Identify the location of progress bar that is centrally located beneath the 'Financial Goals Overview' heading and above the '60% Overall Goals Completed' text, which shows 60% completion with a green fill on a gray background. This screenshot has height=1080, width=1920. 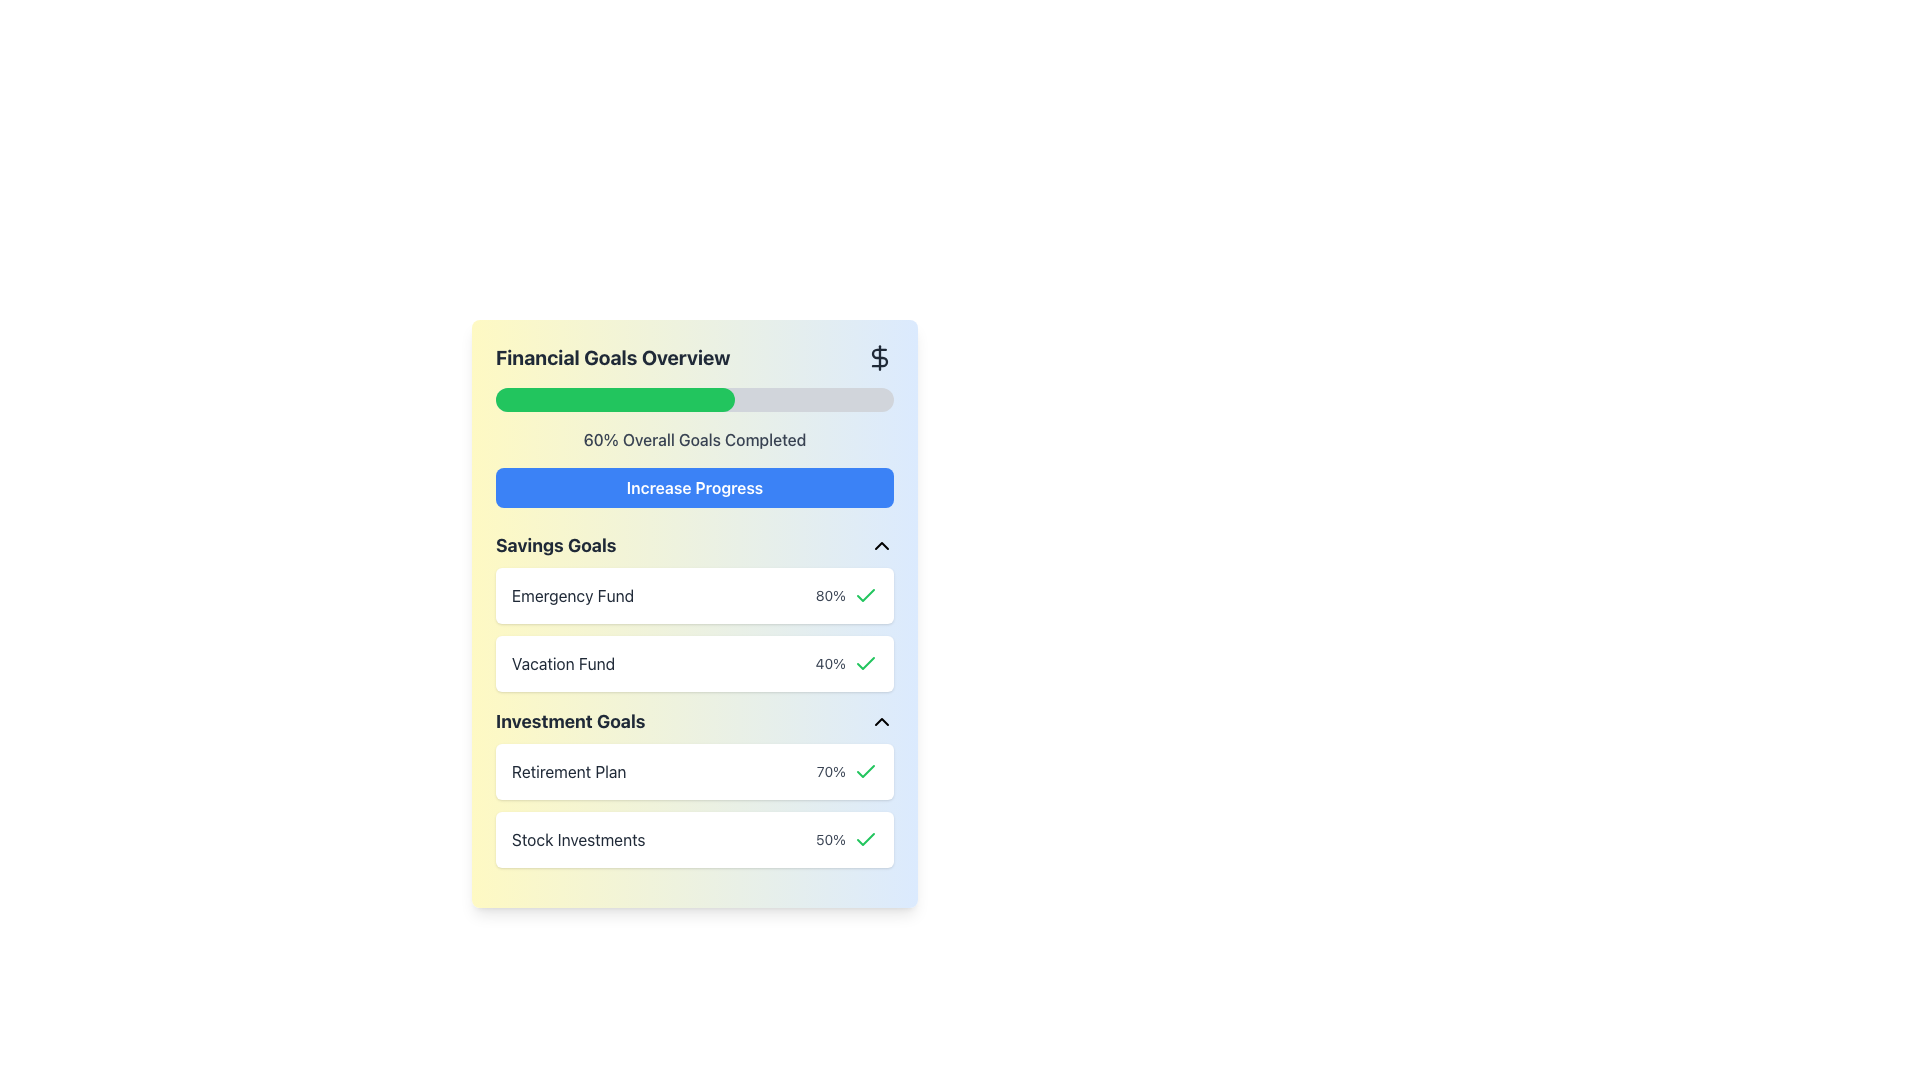
(695, 400).